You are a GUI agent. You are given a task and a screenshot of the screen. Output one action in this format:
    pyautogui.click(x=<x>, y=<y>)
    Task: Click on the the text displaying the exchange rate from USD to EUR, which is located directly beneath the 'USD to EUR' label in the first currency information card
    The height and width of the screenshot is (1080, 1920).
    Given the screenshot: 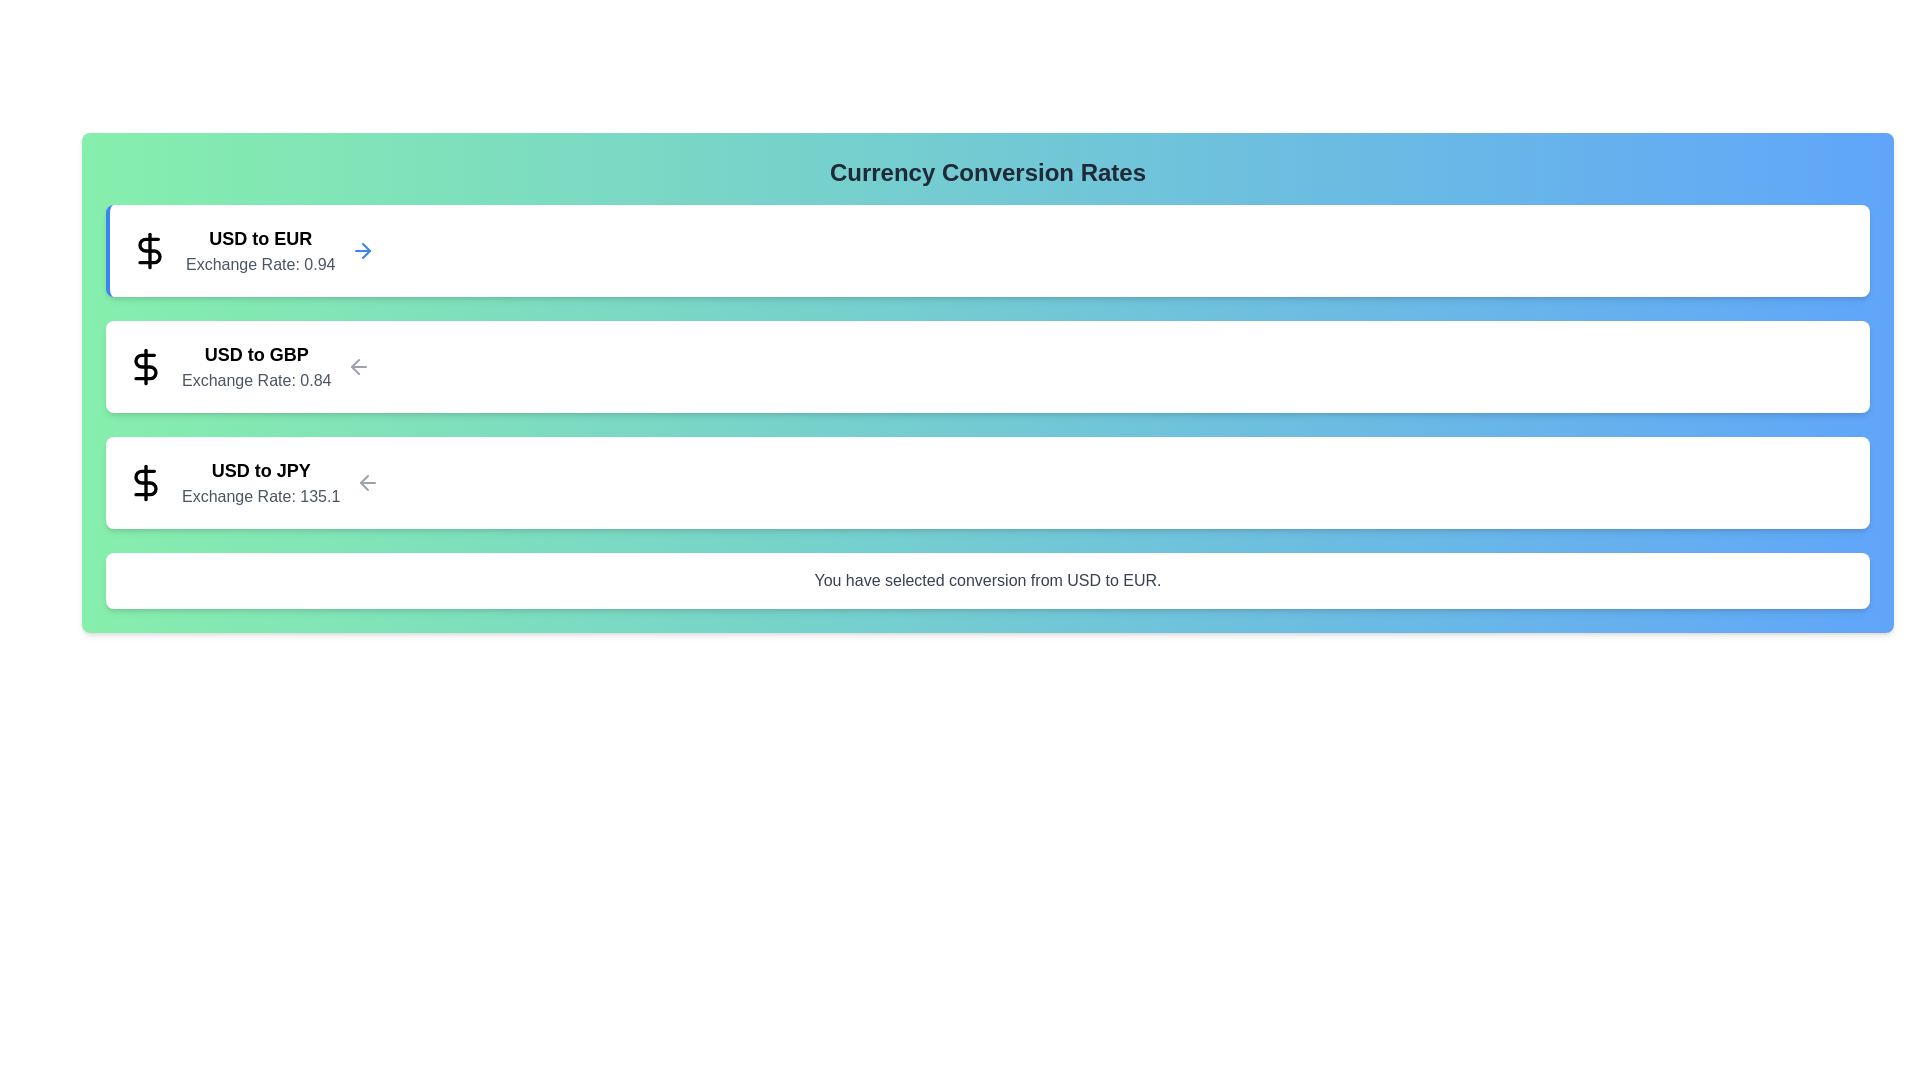 What is the action you would take?
    pyautogui.click(x=259, y=264)
    